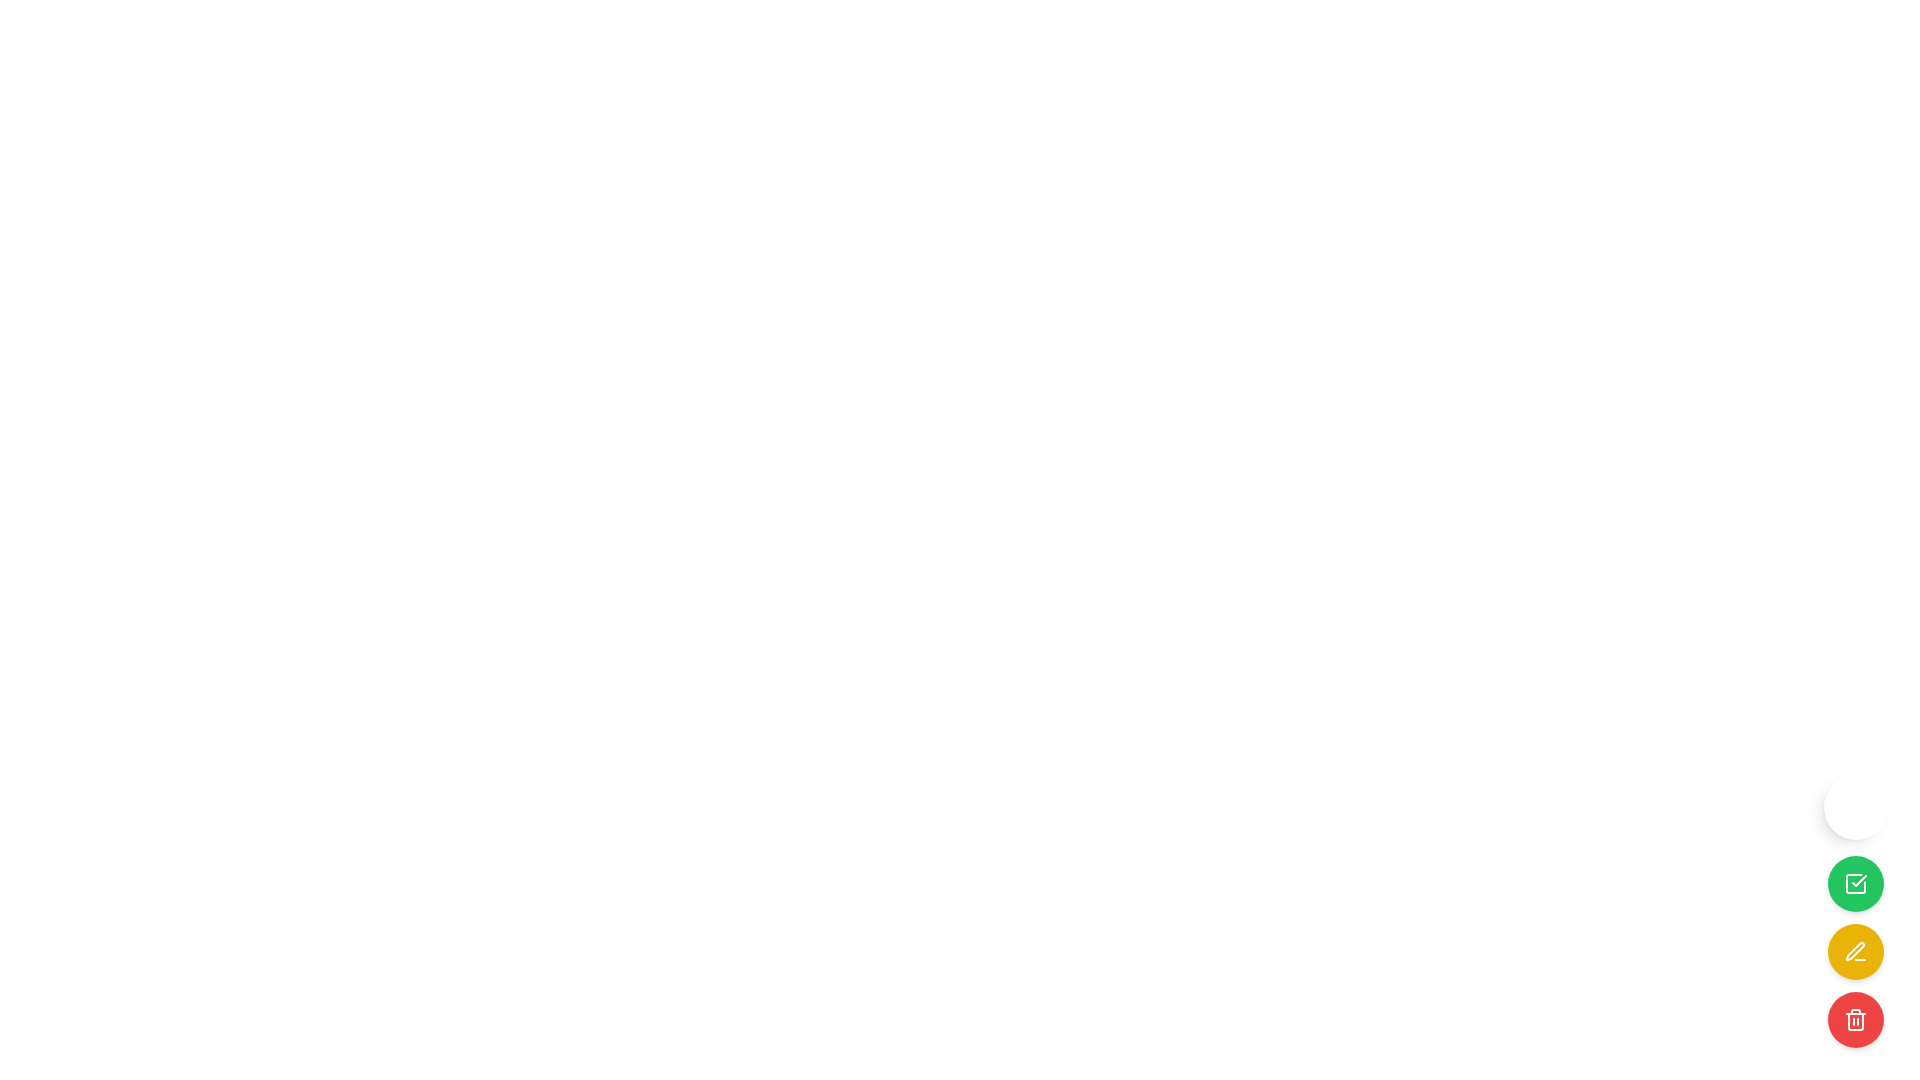 The image size is (1920, 1080). Describe the element at coordinates (1855, 1022) in the screenshot. I see `the trash can icon's middle component` at that location.